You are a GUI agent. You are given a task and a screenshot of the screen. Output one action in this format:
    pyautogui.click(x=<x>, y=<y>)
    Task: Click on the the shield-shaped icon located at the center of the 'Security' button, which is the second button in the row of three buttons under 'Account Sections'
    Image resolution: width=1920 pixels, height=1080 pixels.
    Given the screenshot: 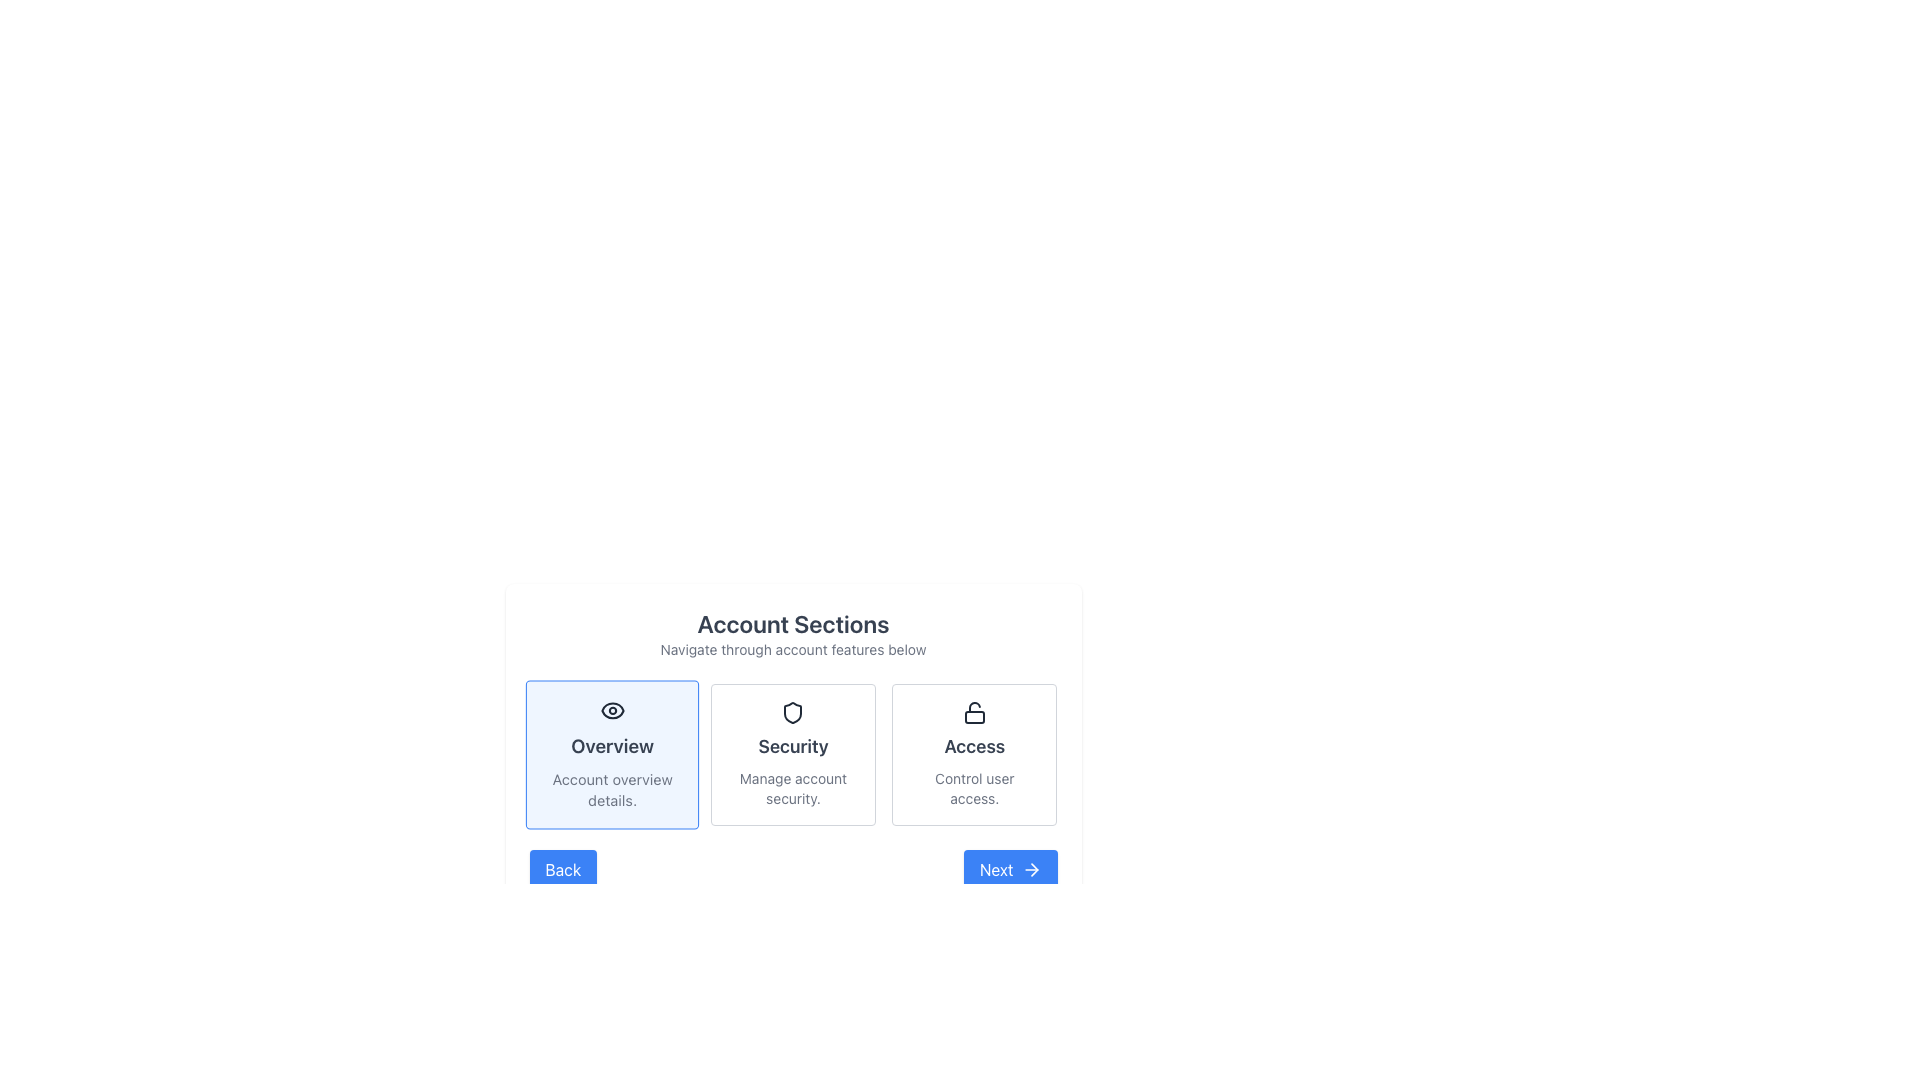 What is the action you would take?
    pyautogui.click(x=792, y=712)
    